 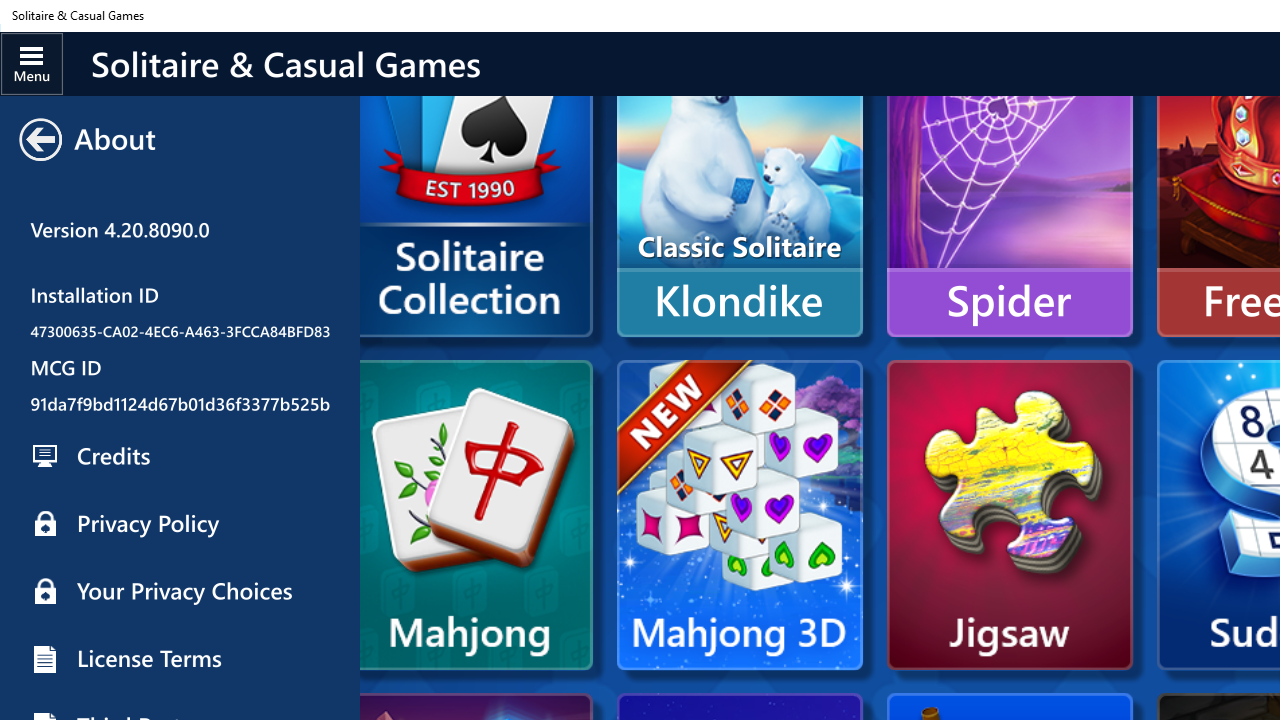 What do you see at coordinates (179, 445) in the screenshot?
I see `'Restore Solitaire Purchases'` at bounding box center [179, 445].